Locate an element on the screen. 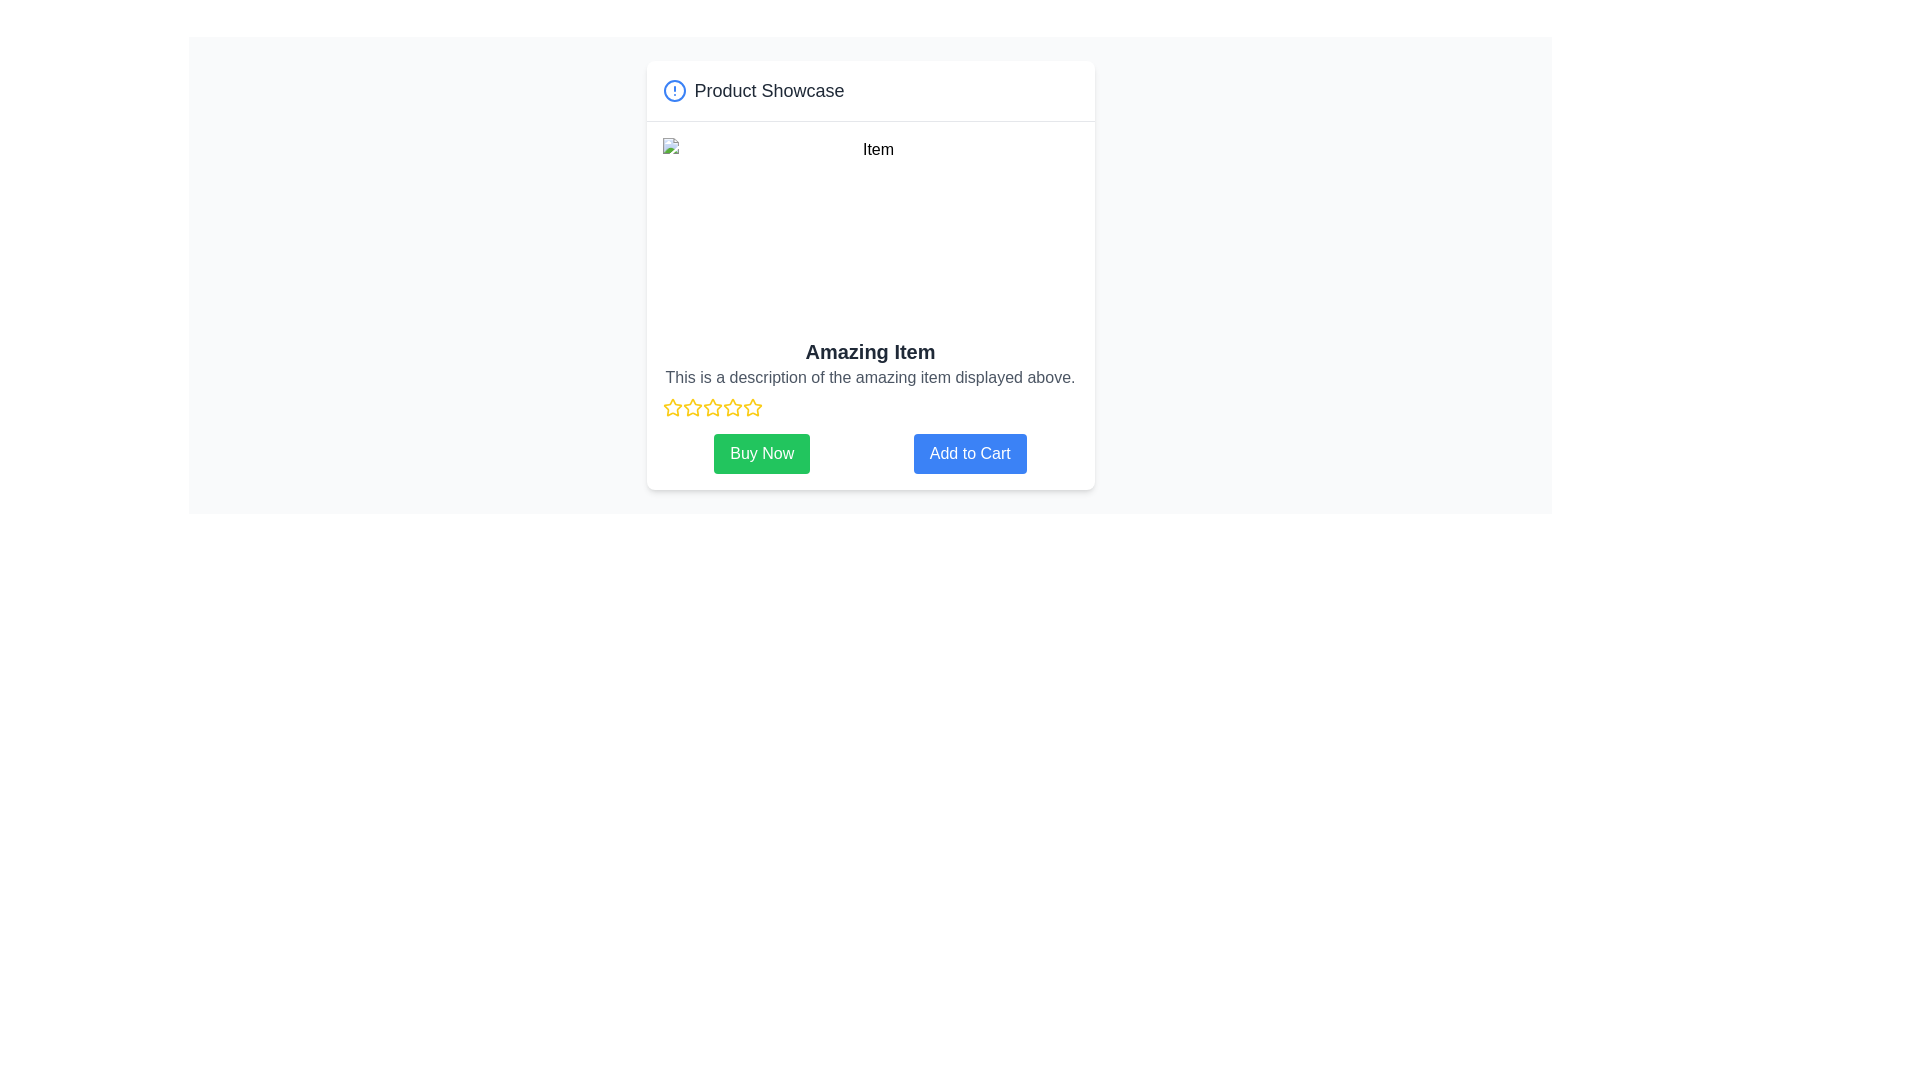 The image size is (1920, 1080). the circular icon with a blue outline and an exclamation mark inside, located to the left of the 'Product Showcase' text in the header is located at coordinates (674, 91).